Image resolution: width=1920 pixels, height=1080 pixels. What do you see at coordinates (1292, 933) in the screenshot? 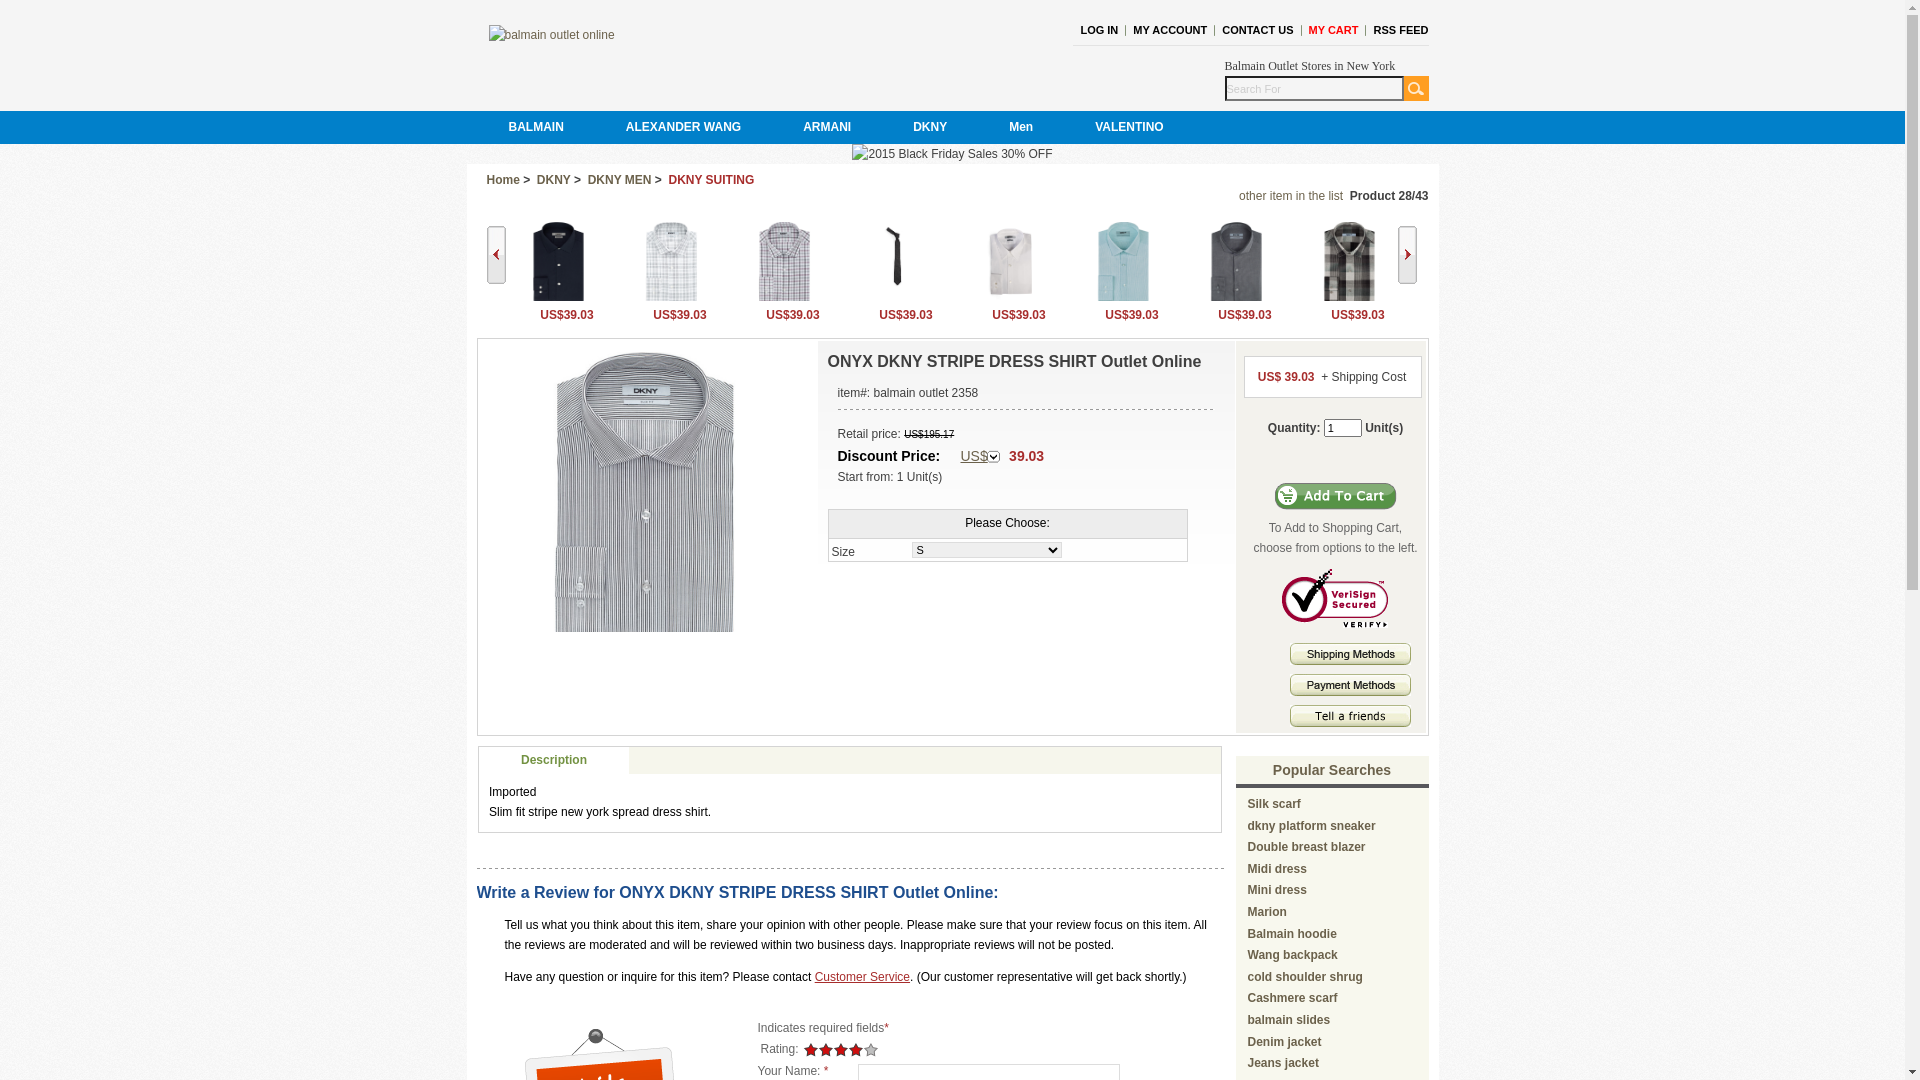
I see `'Balmain hoodie'` at bounding box center [1292, 933].